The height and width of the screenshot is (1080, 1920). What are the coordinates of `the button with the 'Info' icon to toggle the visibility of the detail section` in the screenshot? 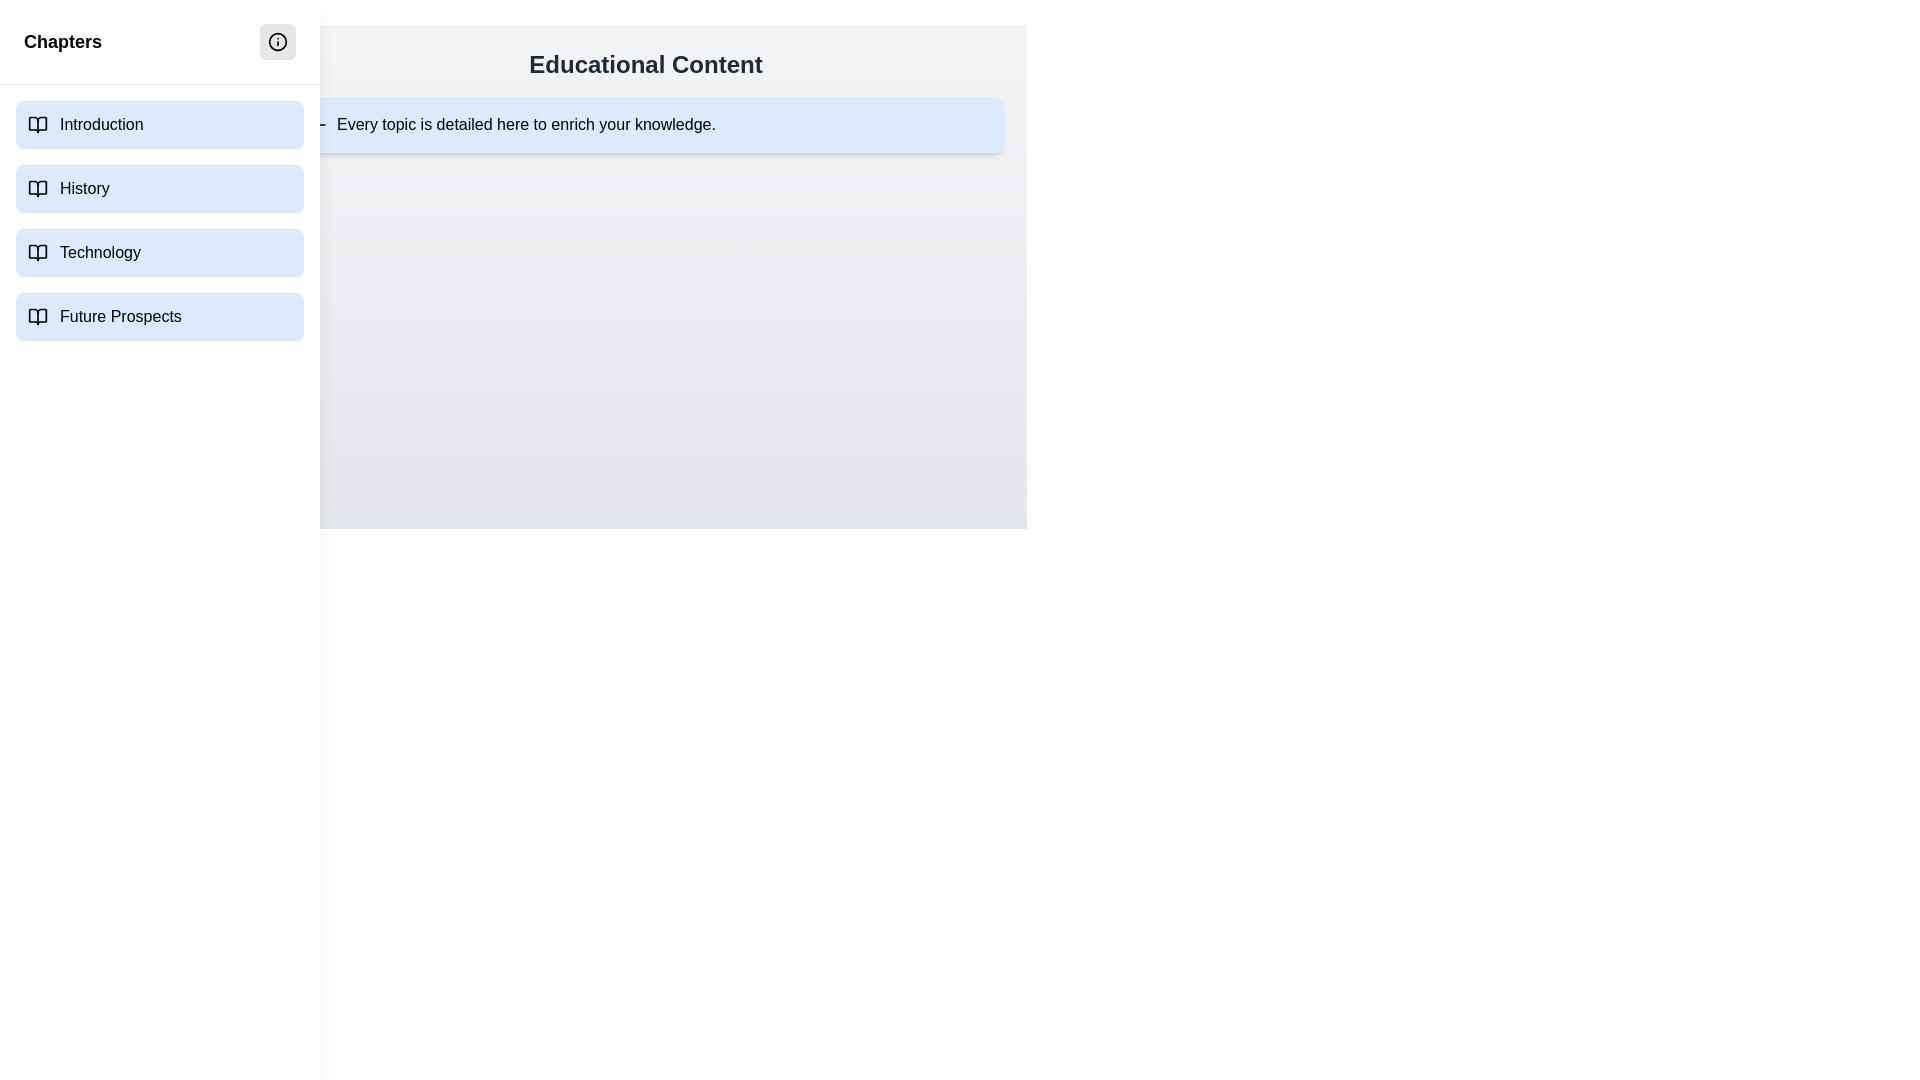 It's located at (277, 42).